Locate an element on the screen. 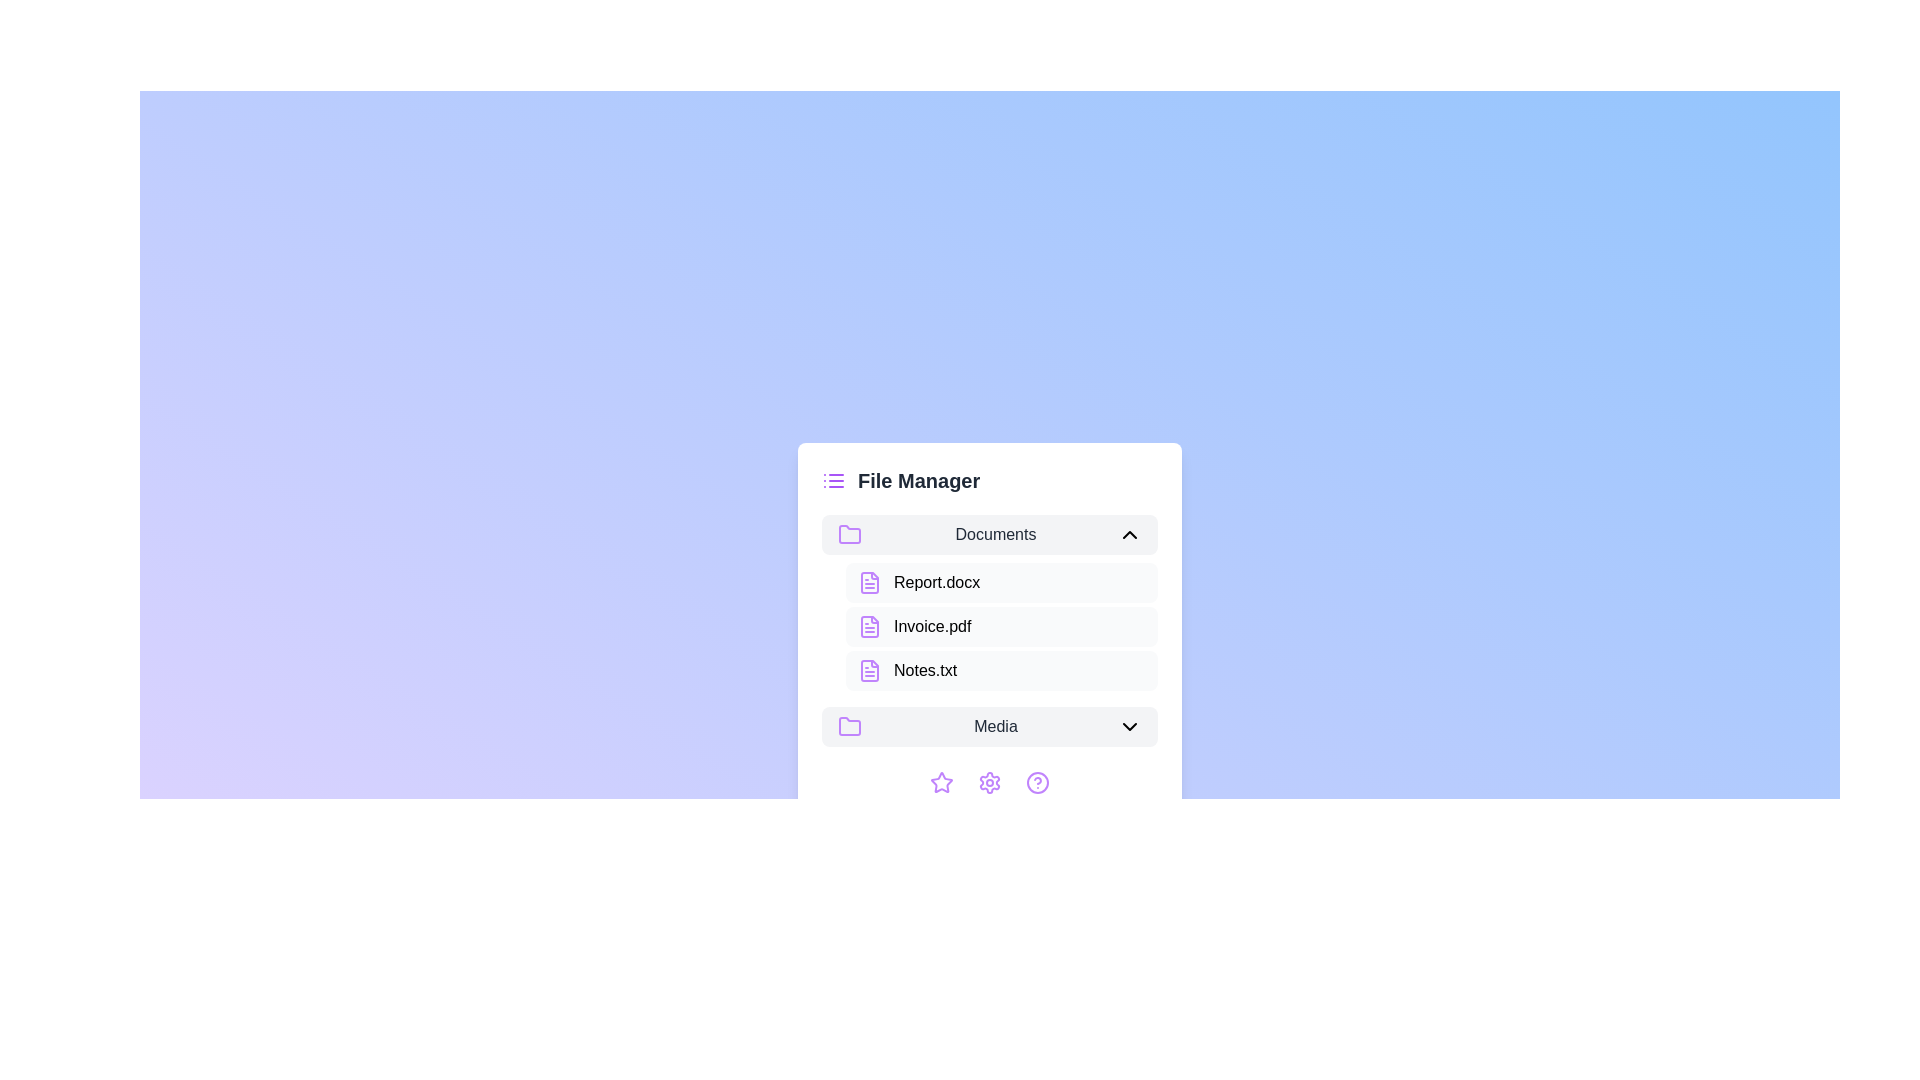 This screenshot has height=1080, width=1920. the footer option Settings to access its functionality is located at coordinates (989, 782).